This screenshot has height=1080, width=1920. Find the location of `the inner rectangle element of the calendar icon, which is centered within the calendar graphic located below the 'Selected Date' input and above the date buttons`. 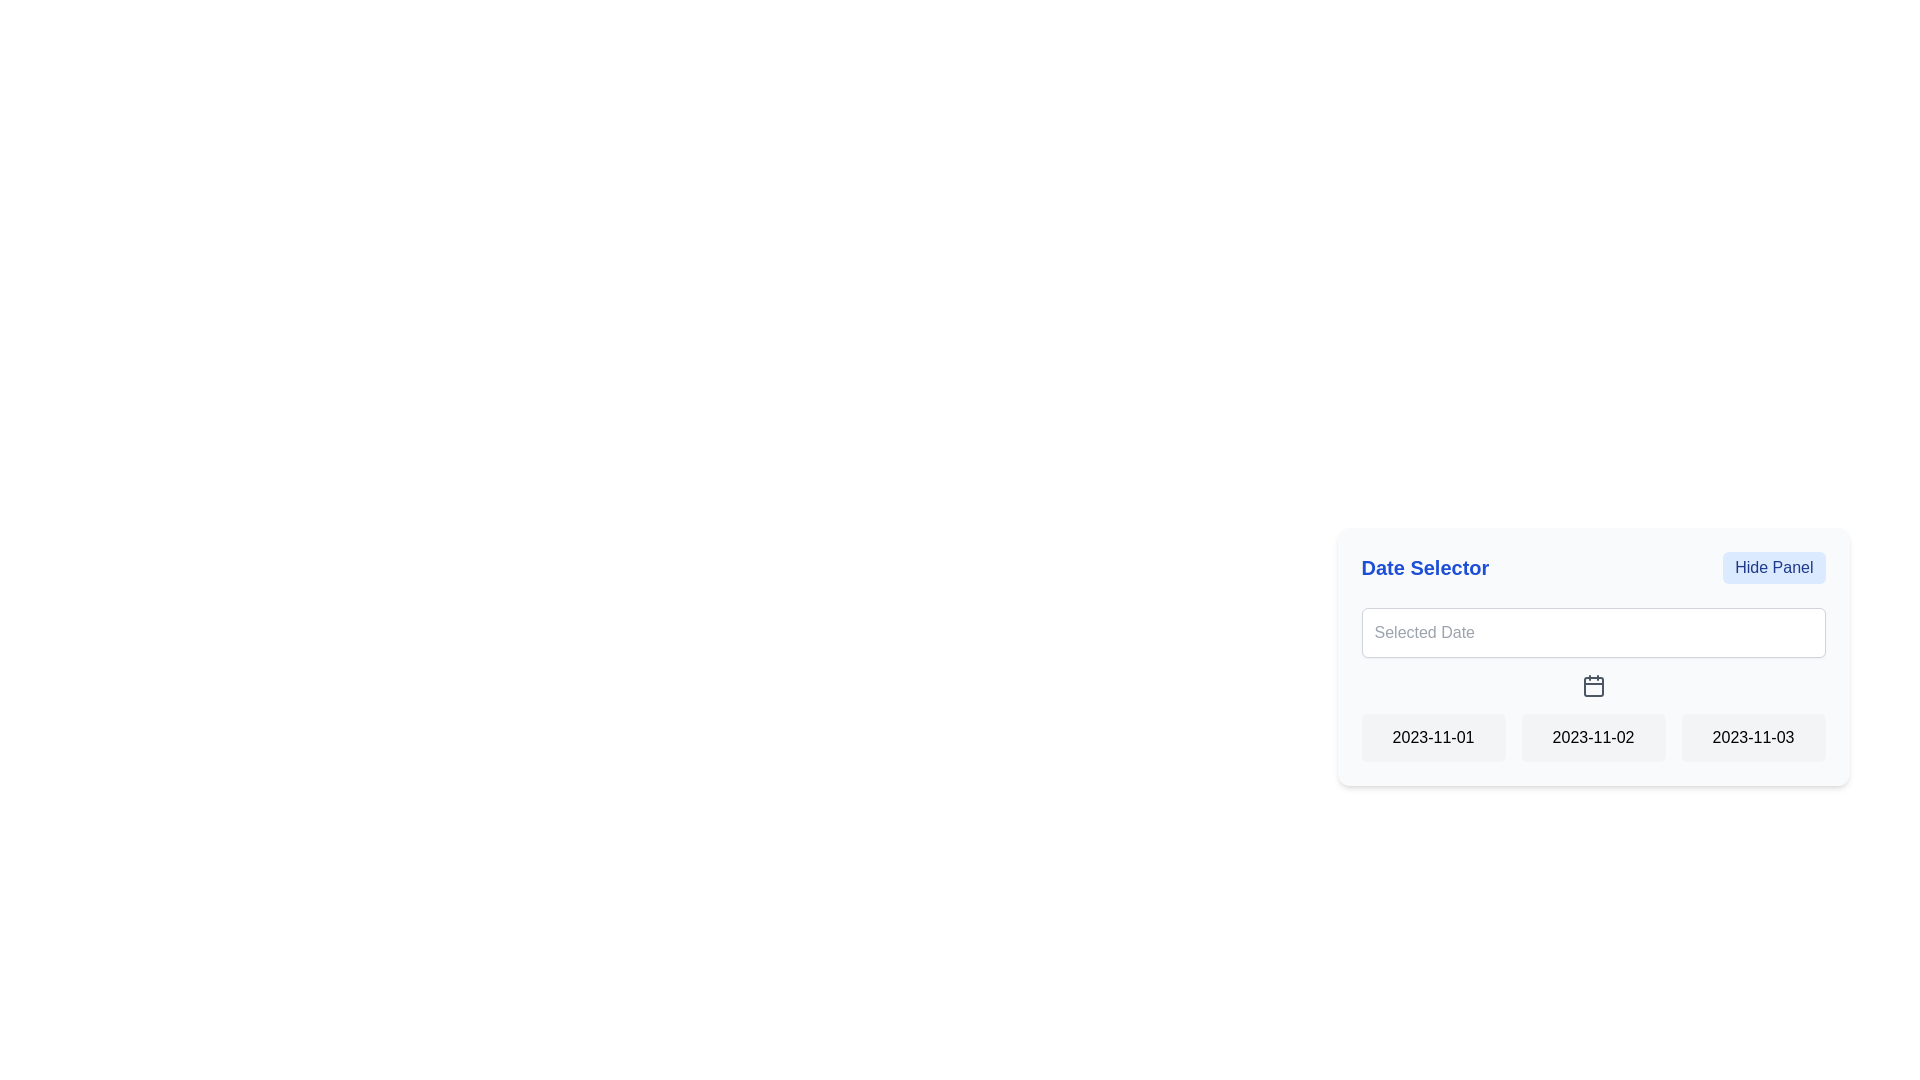

the inner rectangle element of the calendar icon, which is centered within the calendar graphic located below the 'Selected Date' input and above the date buttons is located at coordinates (1592, 685).